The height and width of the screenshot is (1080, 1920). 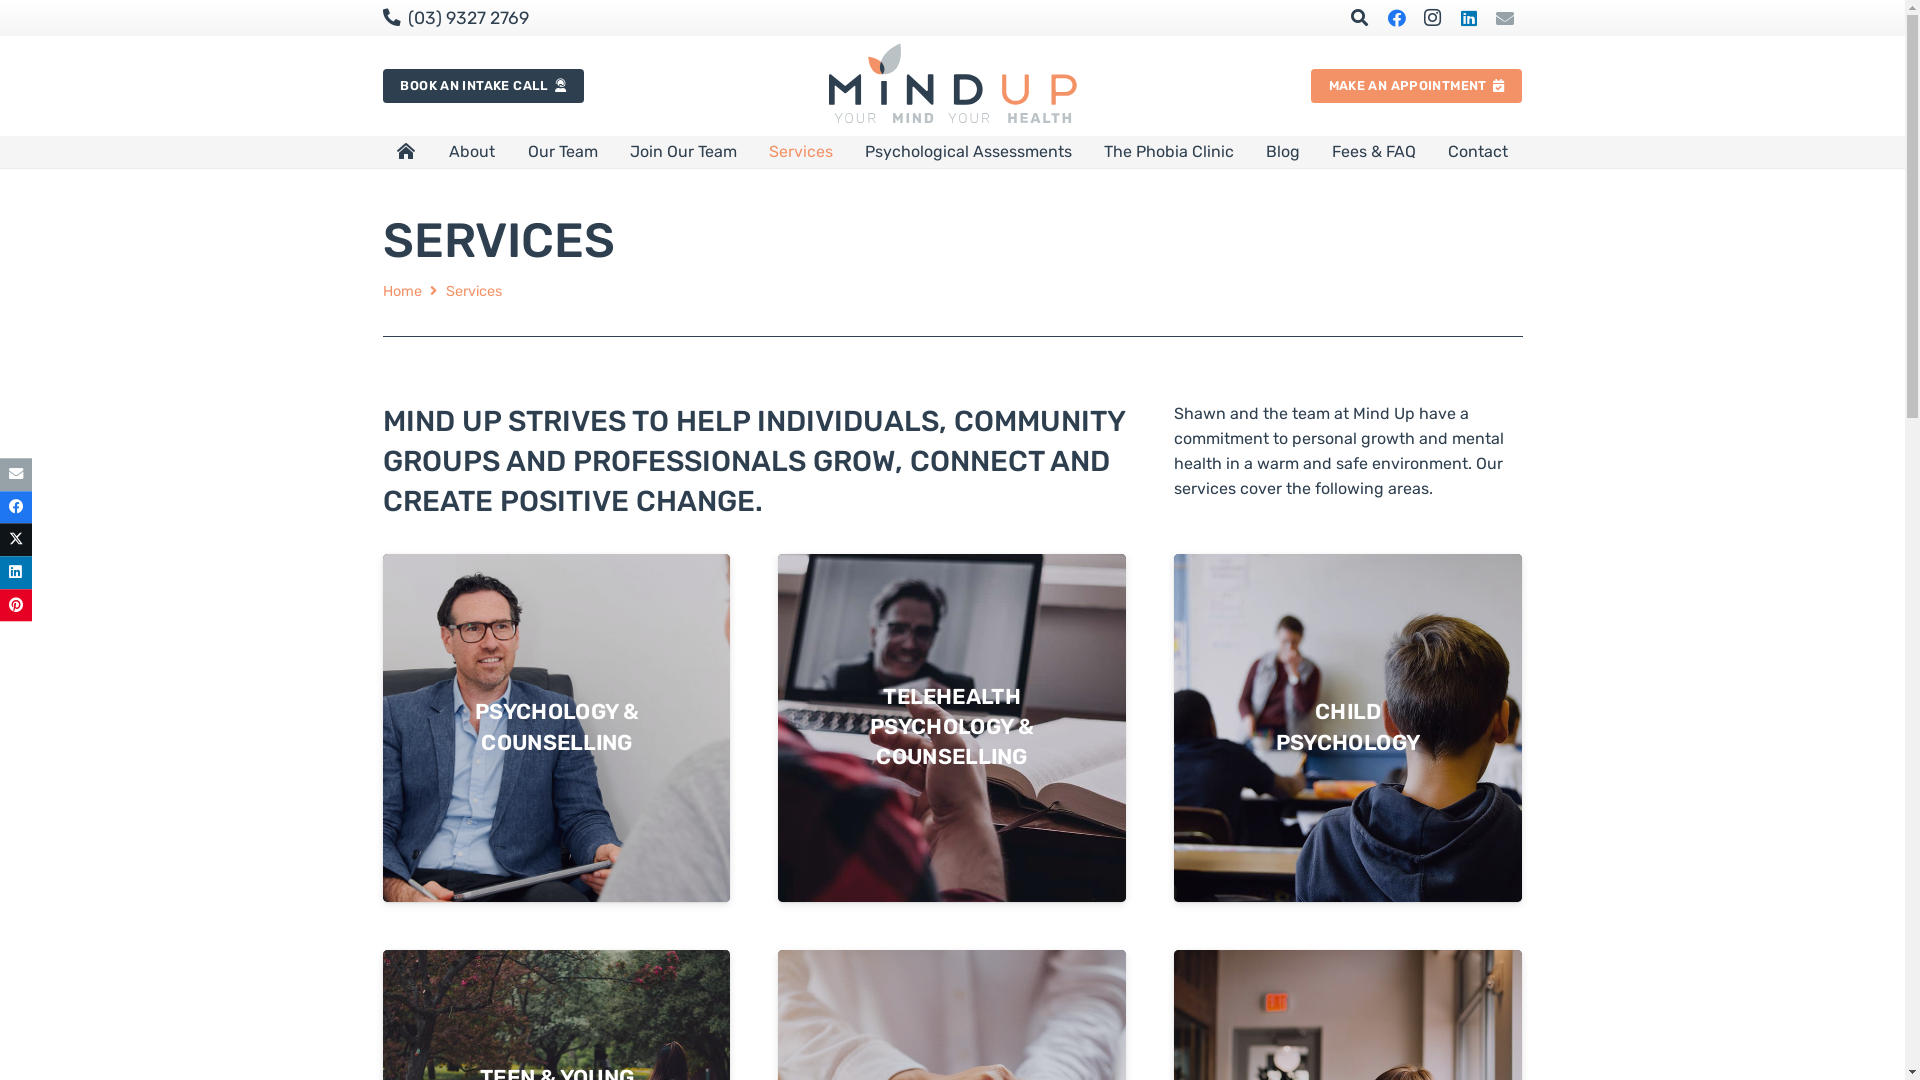 I want to click on 'Tweet this', so click(x=15, y=540).